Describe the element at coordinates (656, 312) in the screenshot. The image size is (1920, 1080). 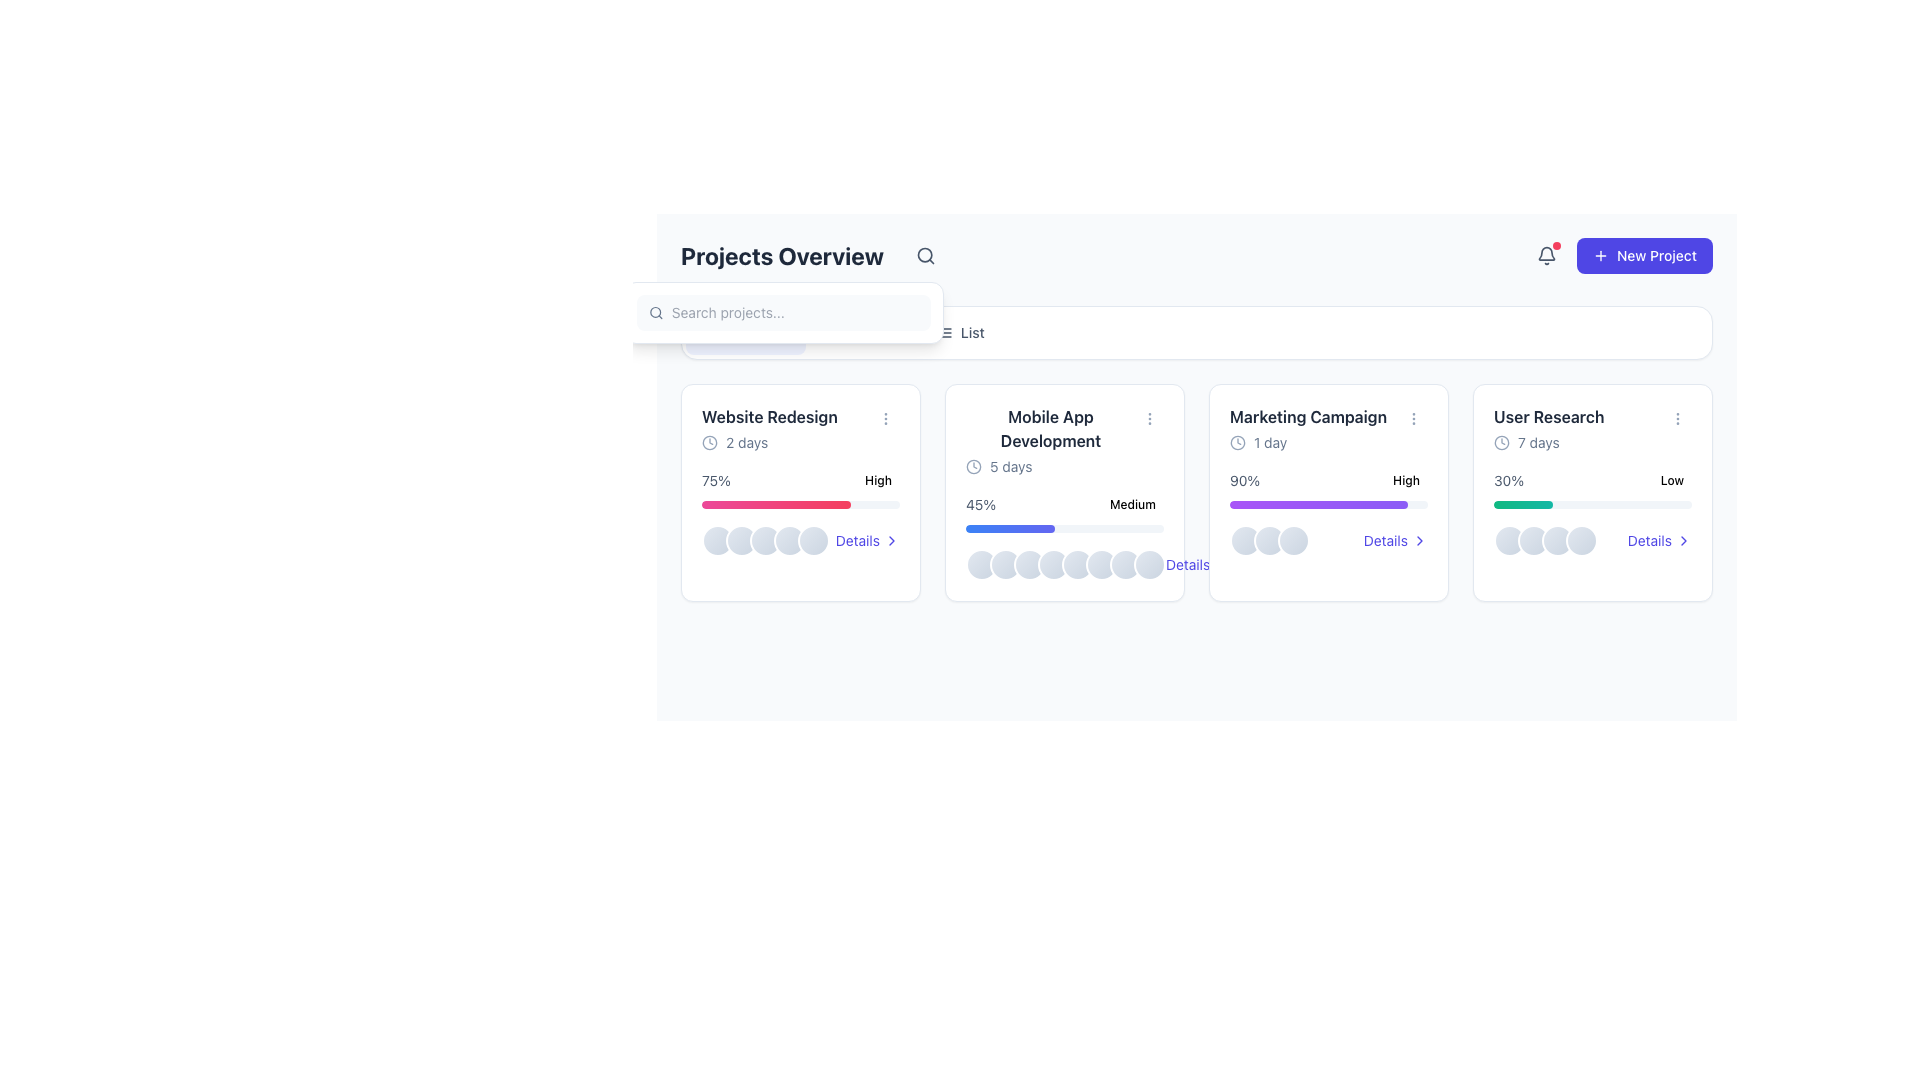
I see `the magnifying glass icon located in the header section, which is used for initiating a search action` at that location.